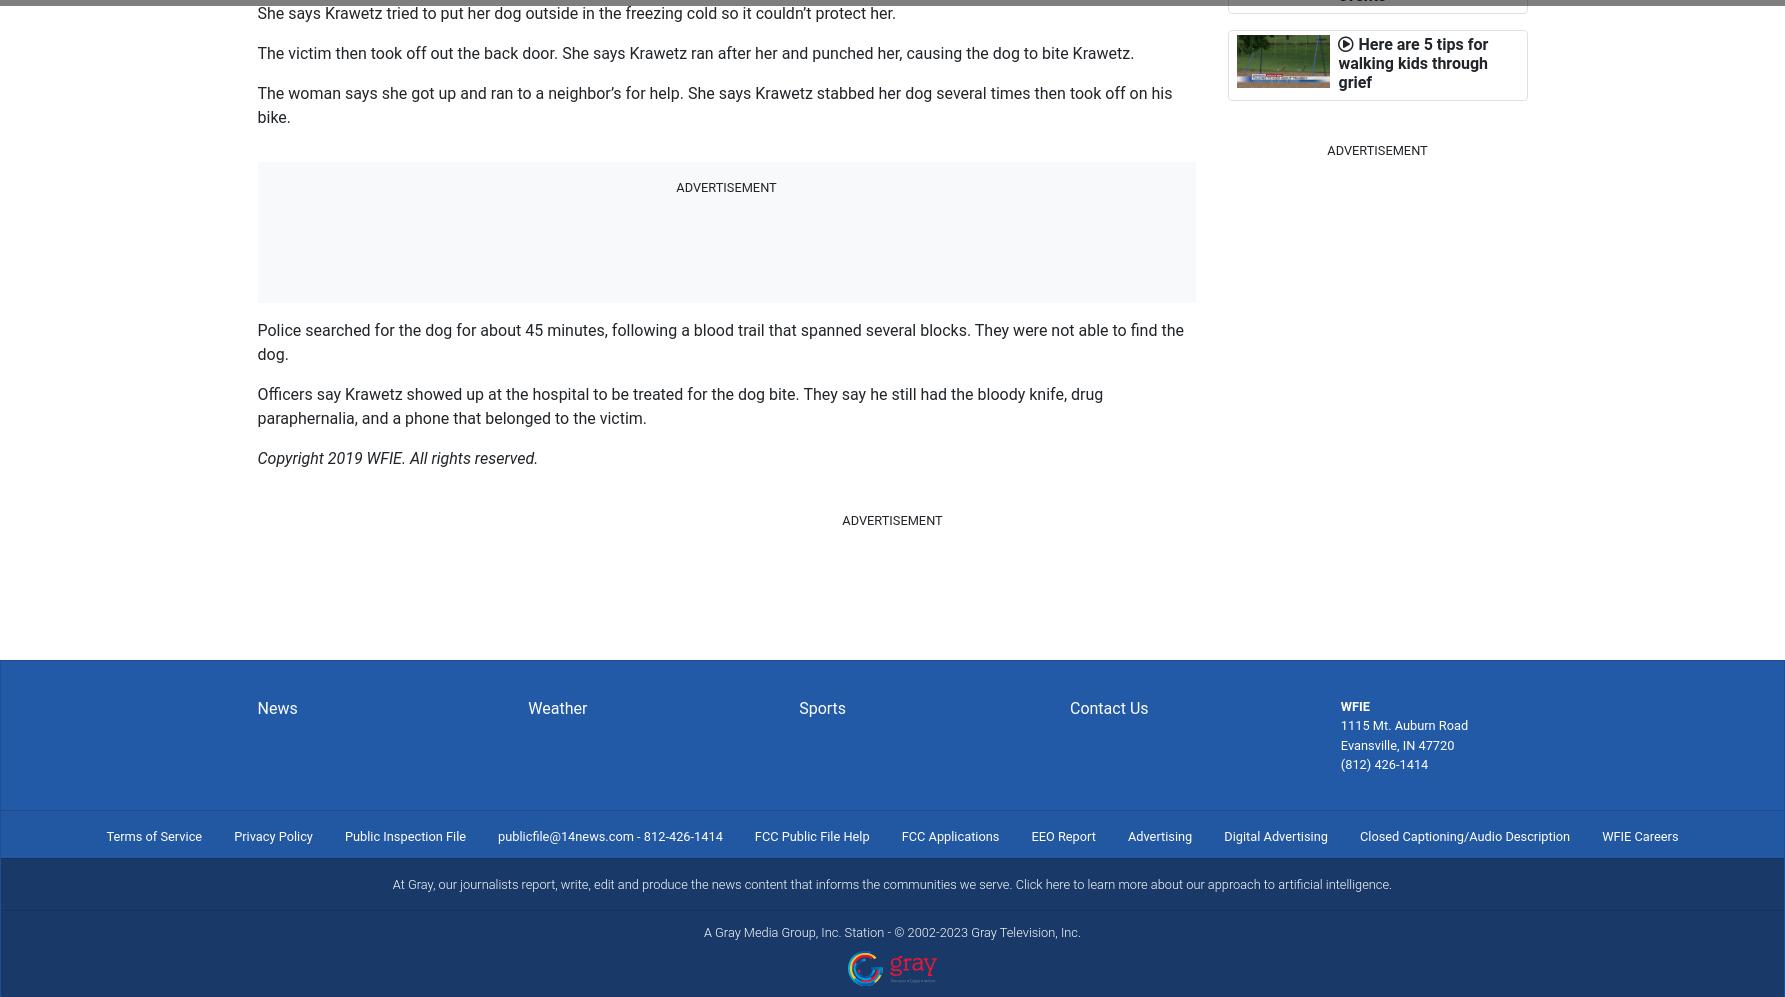 The image size is (1785, 997). Describe the element at coordinates (702, 883) in the screenshot. I see `'At Gray, our journalists report, write, edit and produce the news content that informs the communities we serve.'` at that location.